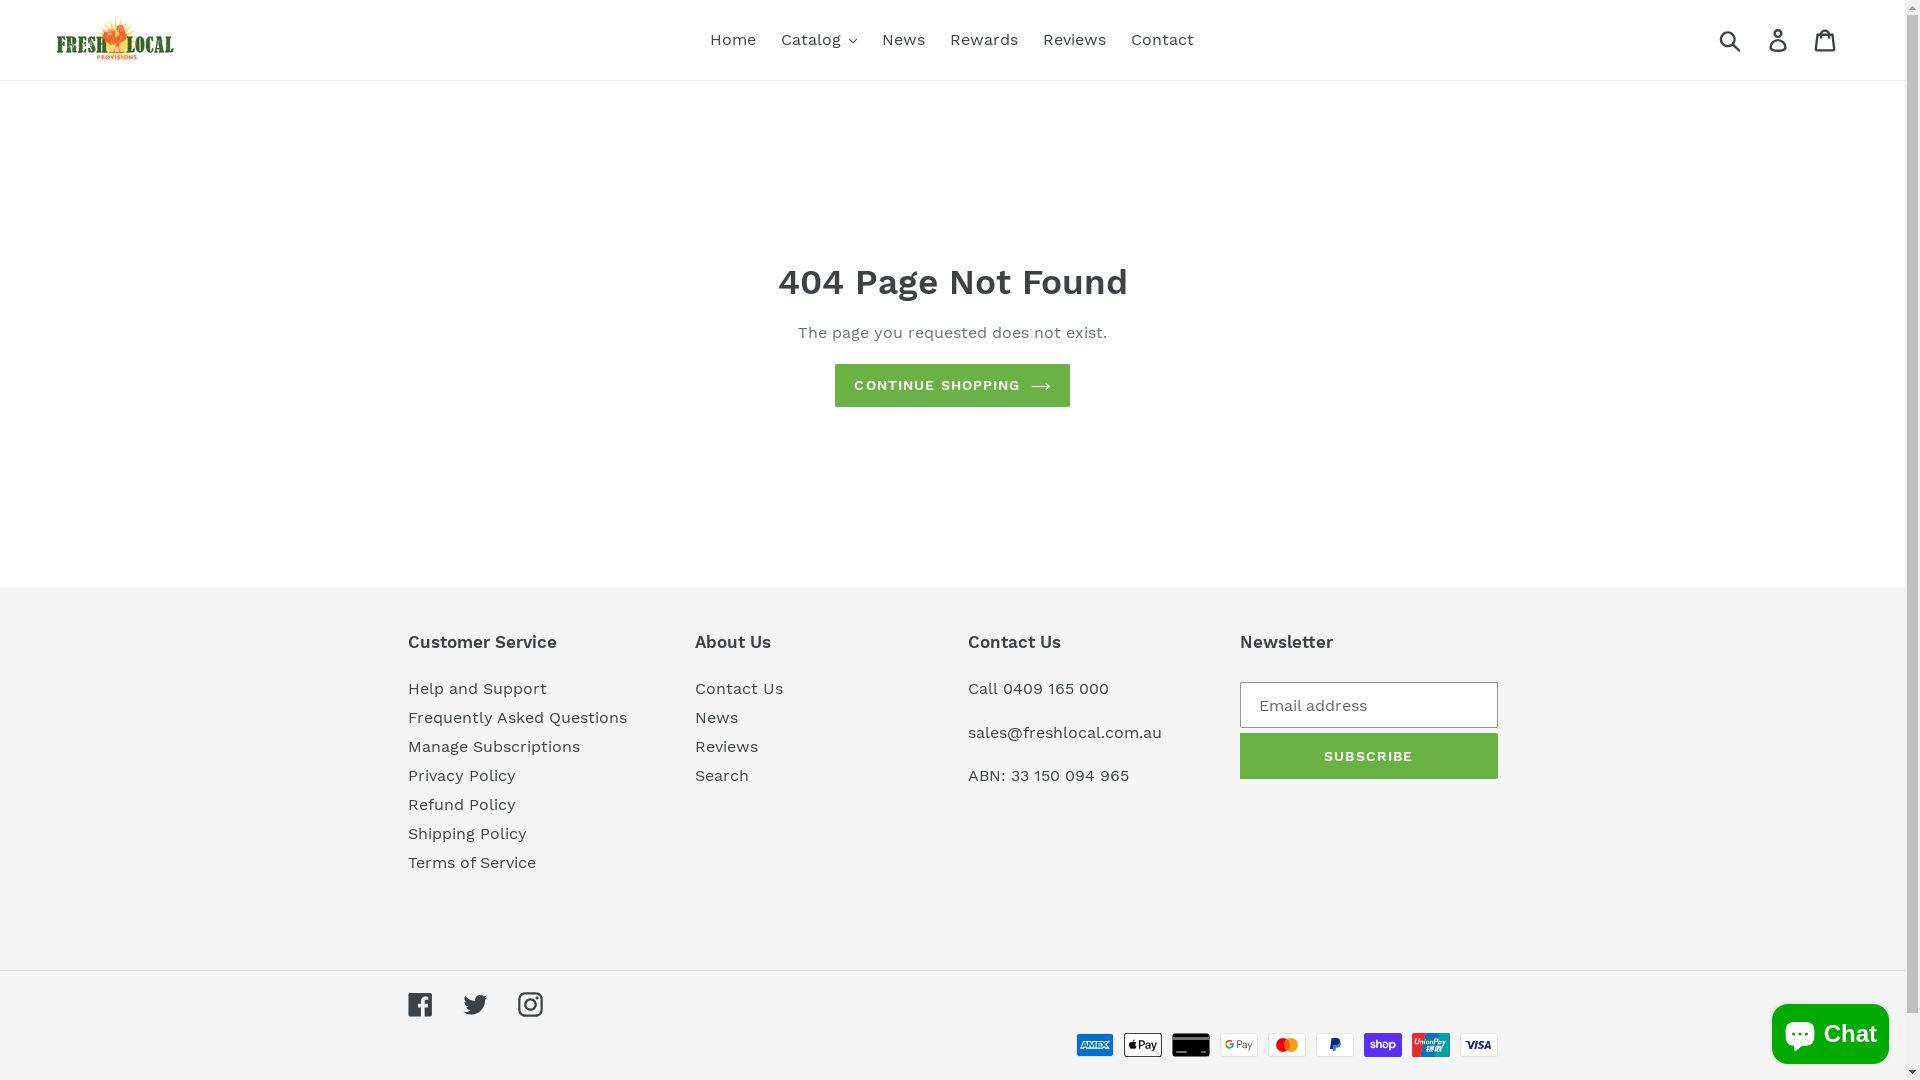 The image size is (1920, 1080). Describe the element at coordinates (419, 1005) in the screenshot. I see `'Facebook'` at that location.